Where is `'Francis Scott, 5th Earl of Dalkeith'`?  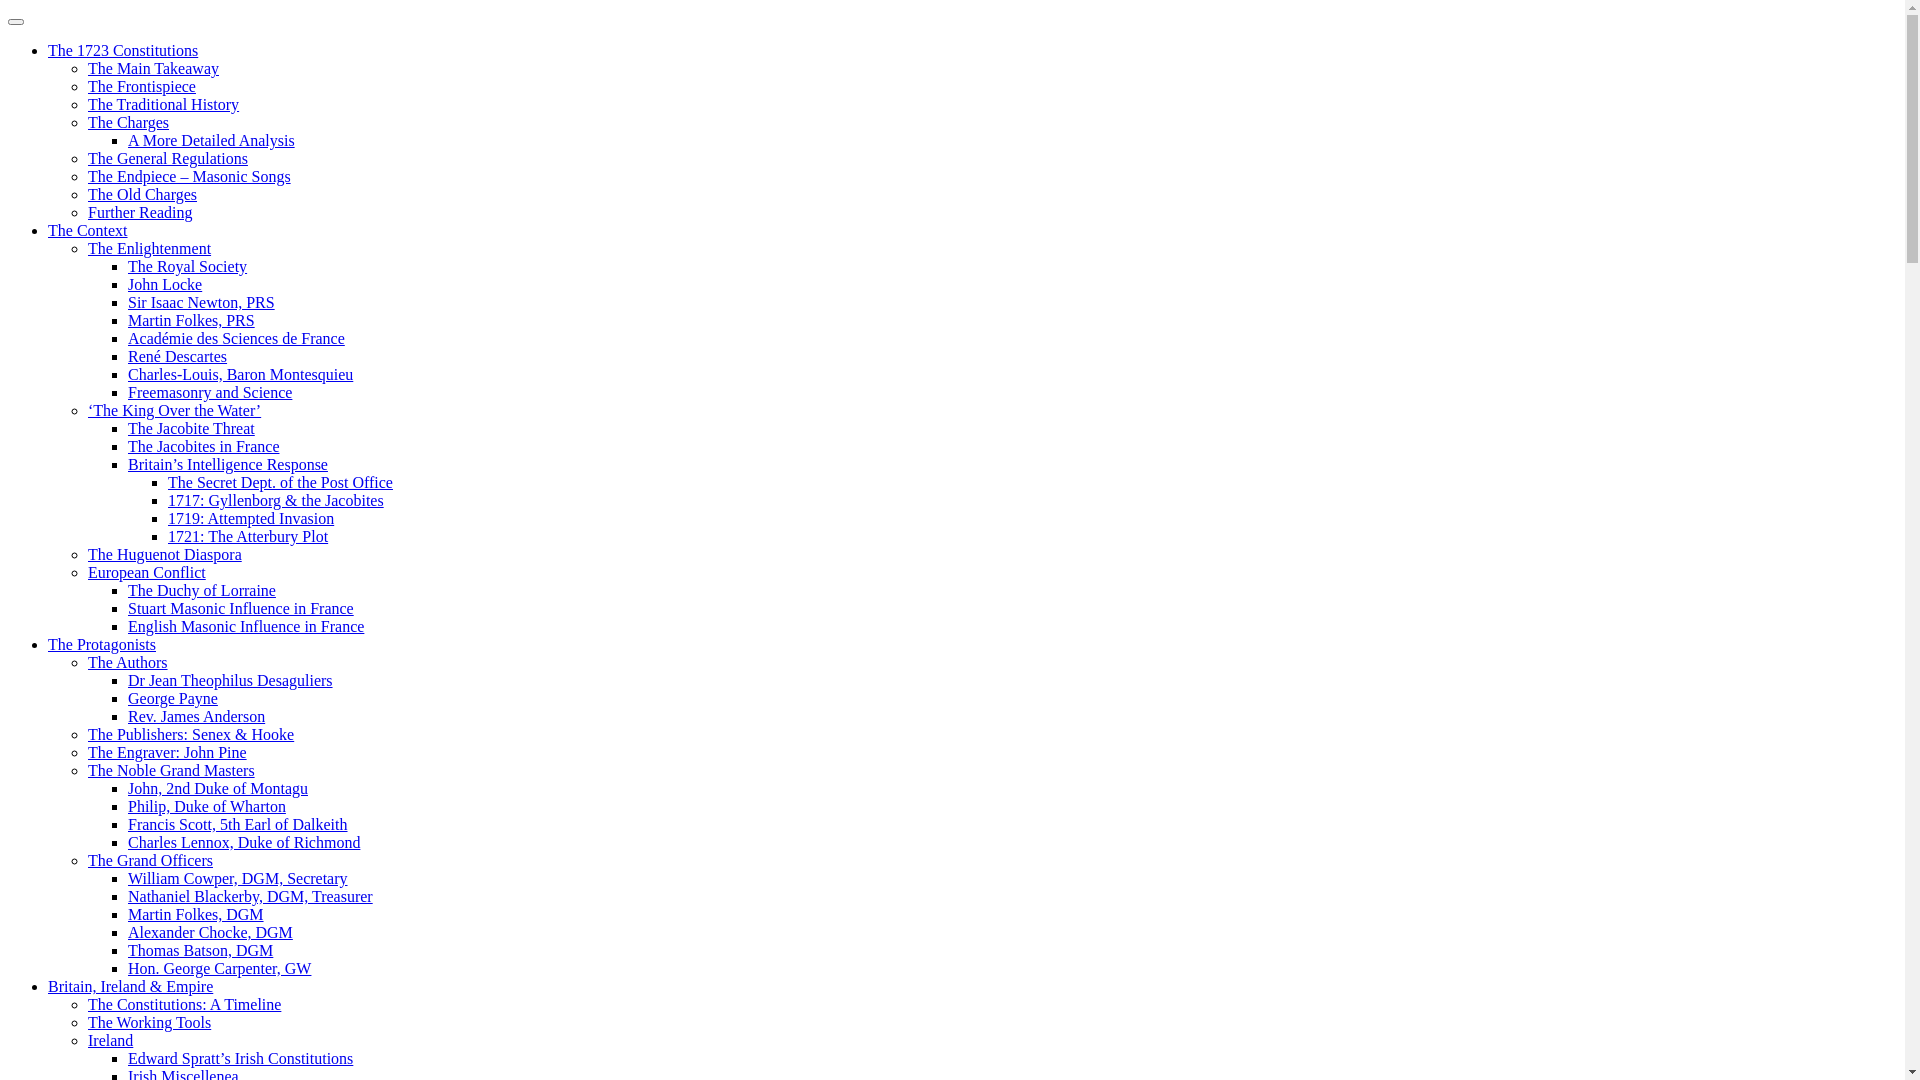 'Francis Scott, 5th Earl of Dalkeith' is located at coordinates (127, 824).